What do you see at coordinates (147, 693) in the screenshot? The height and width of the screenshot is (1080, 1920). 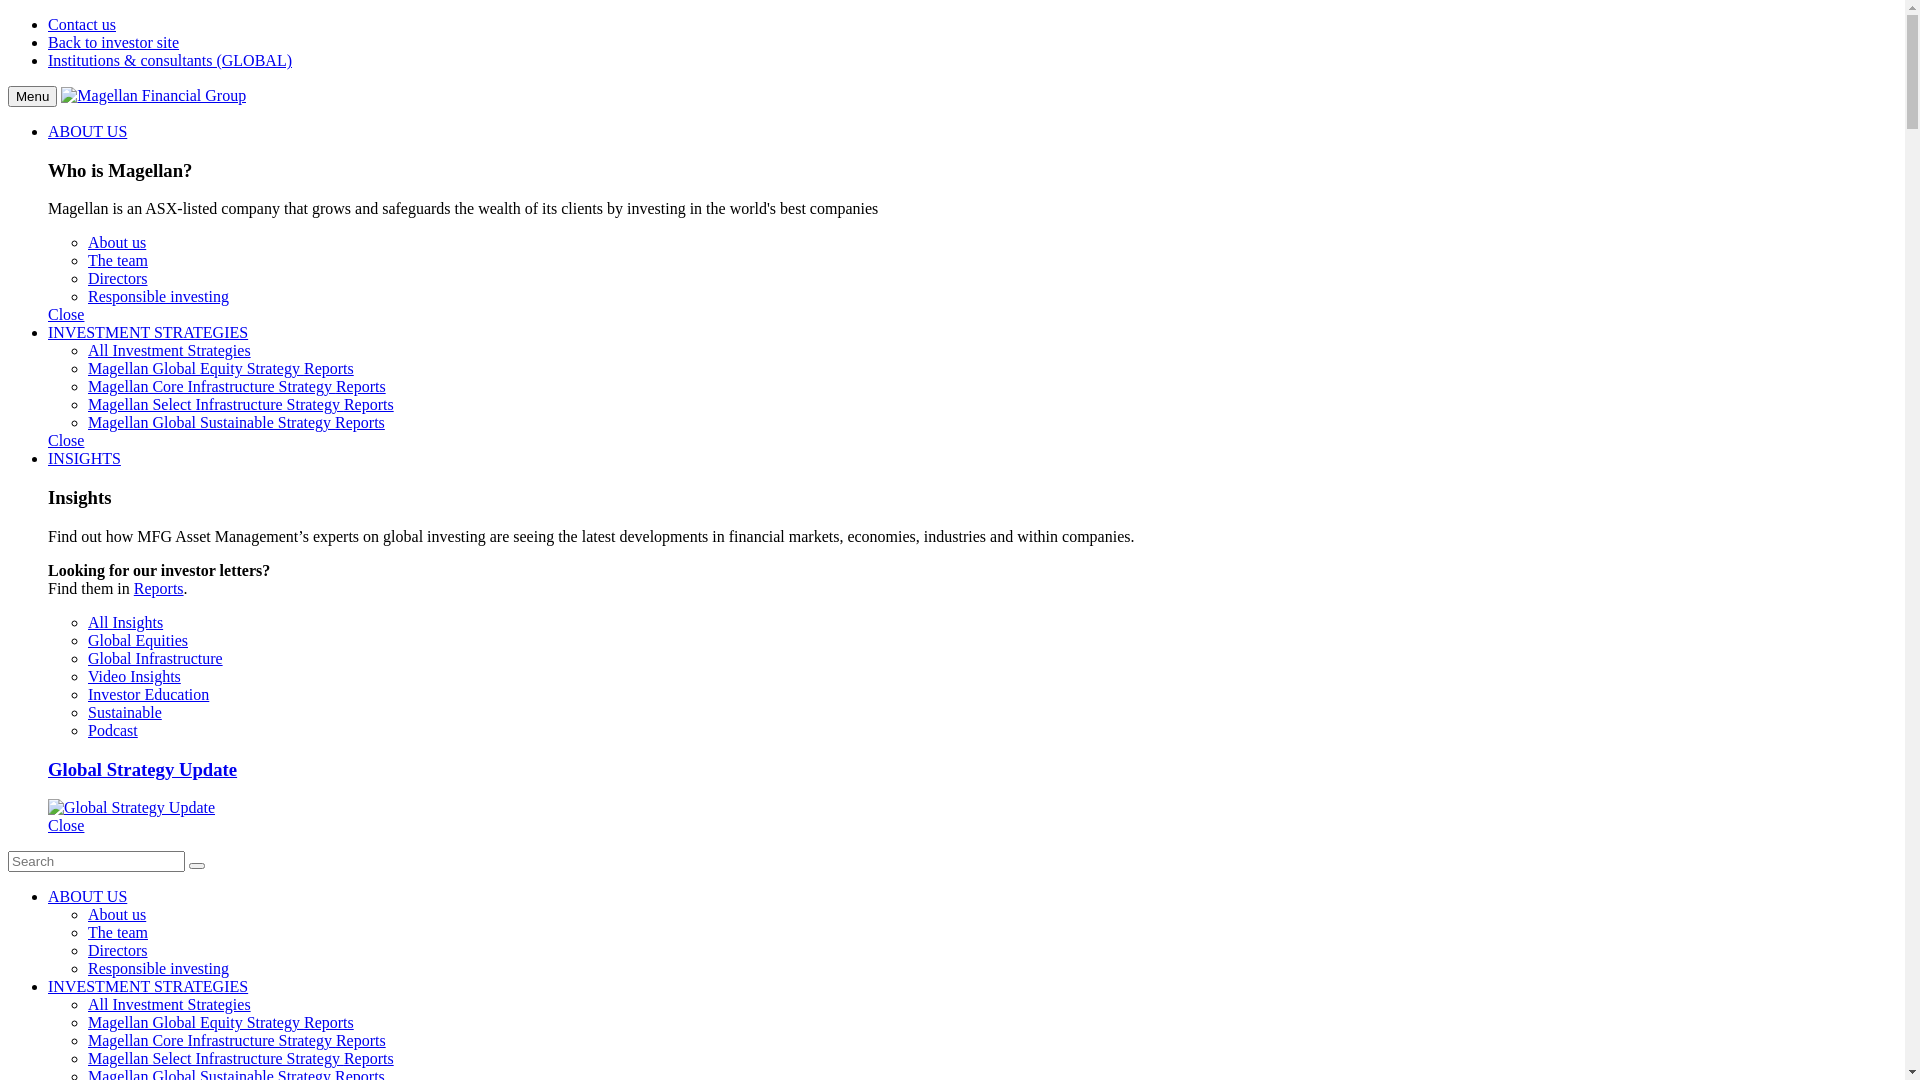 I see `'Investor Education'` at bounding box center [147, 693].